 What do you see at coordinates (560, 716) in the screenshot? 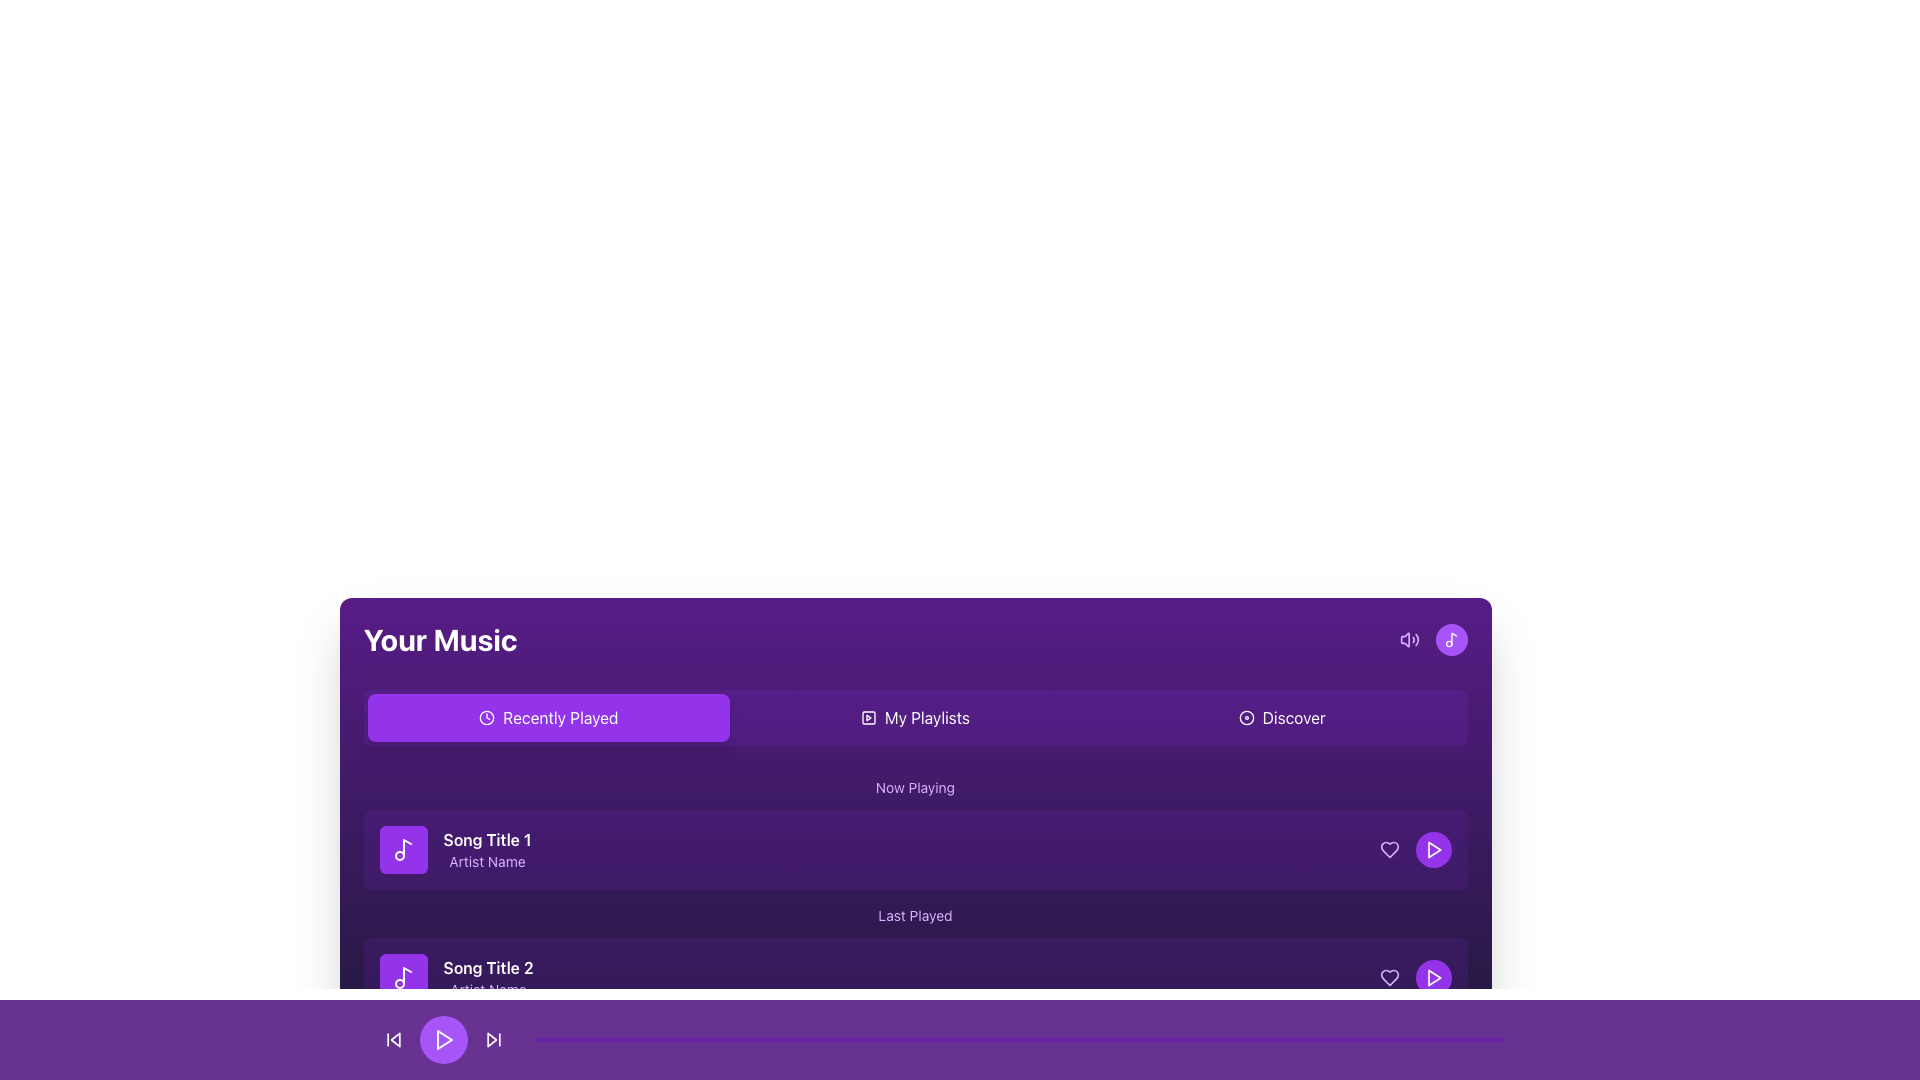
I see `the 'Recently Played' text label in the music interface` at bounding box center [560, 716].